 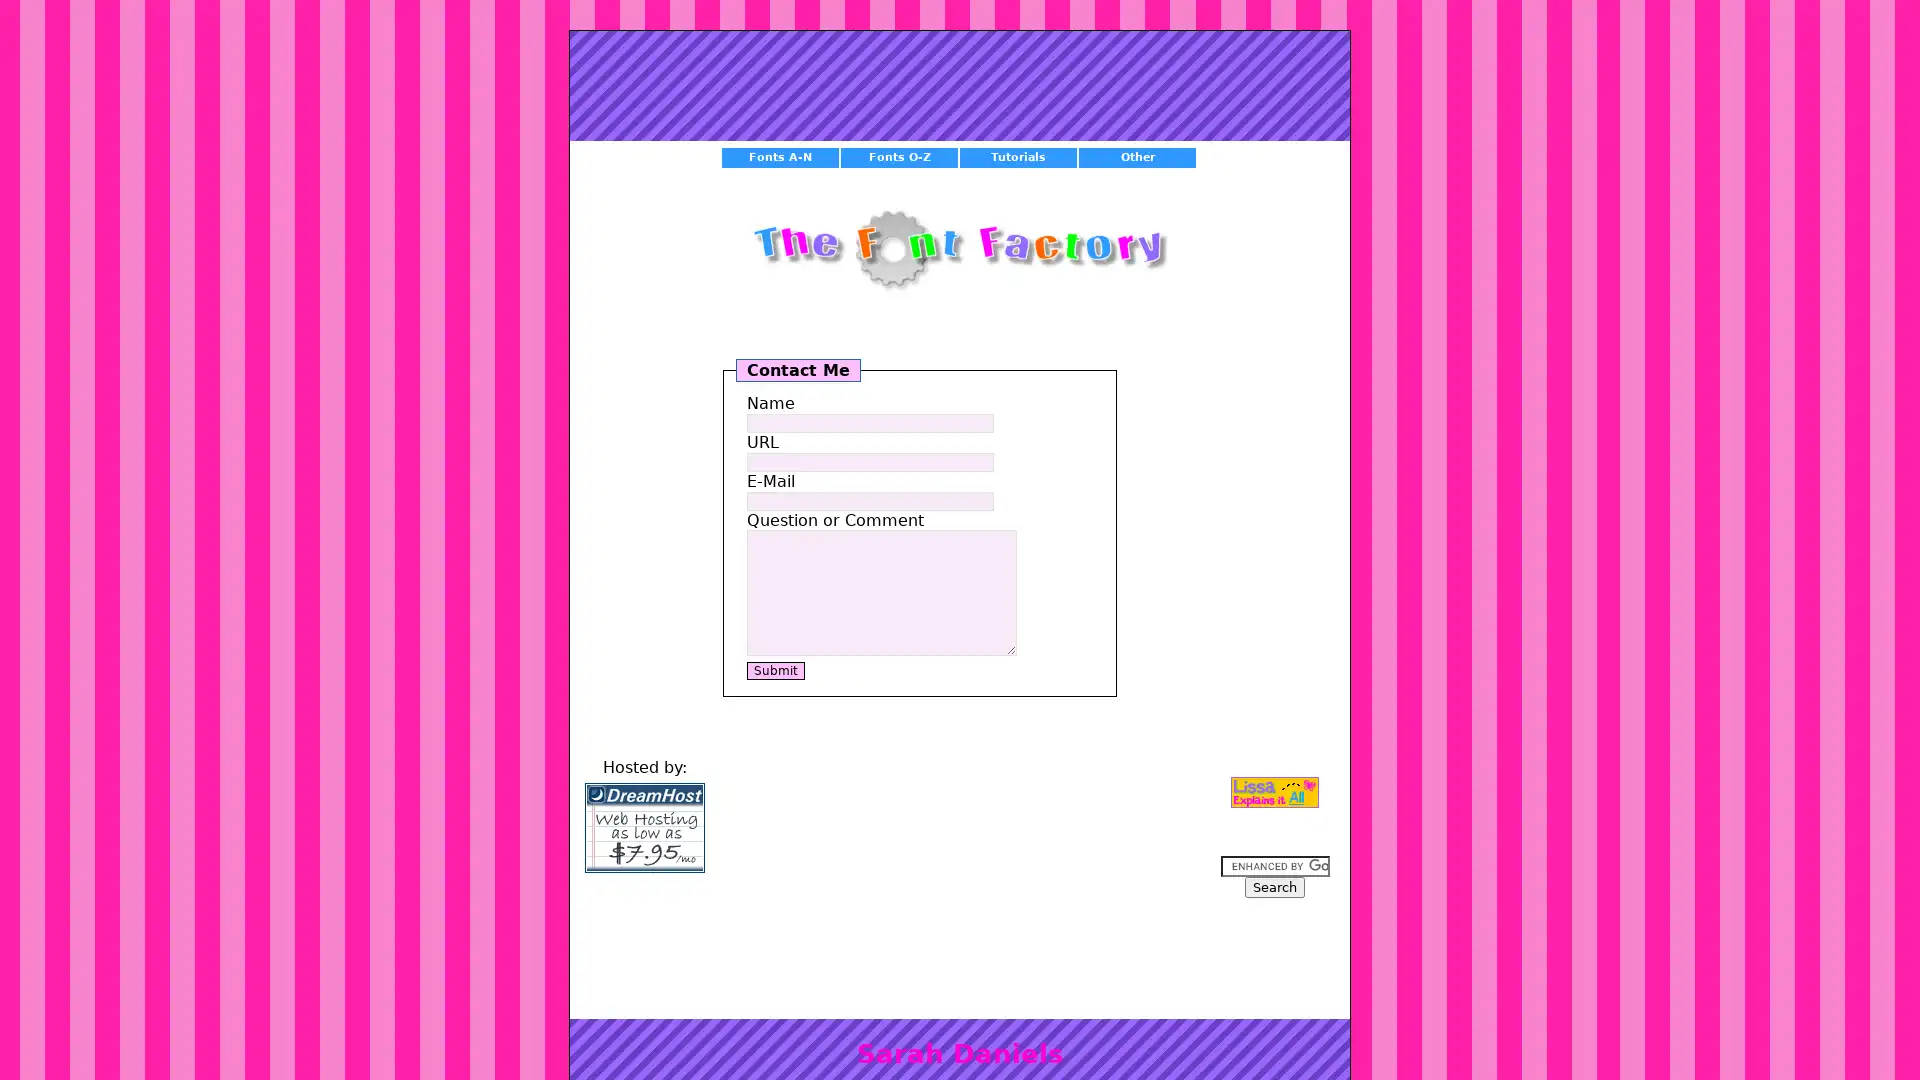 I want to click on Submit, so click(x=775, y=670).